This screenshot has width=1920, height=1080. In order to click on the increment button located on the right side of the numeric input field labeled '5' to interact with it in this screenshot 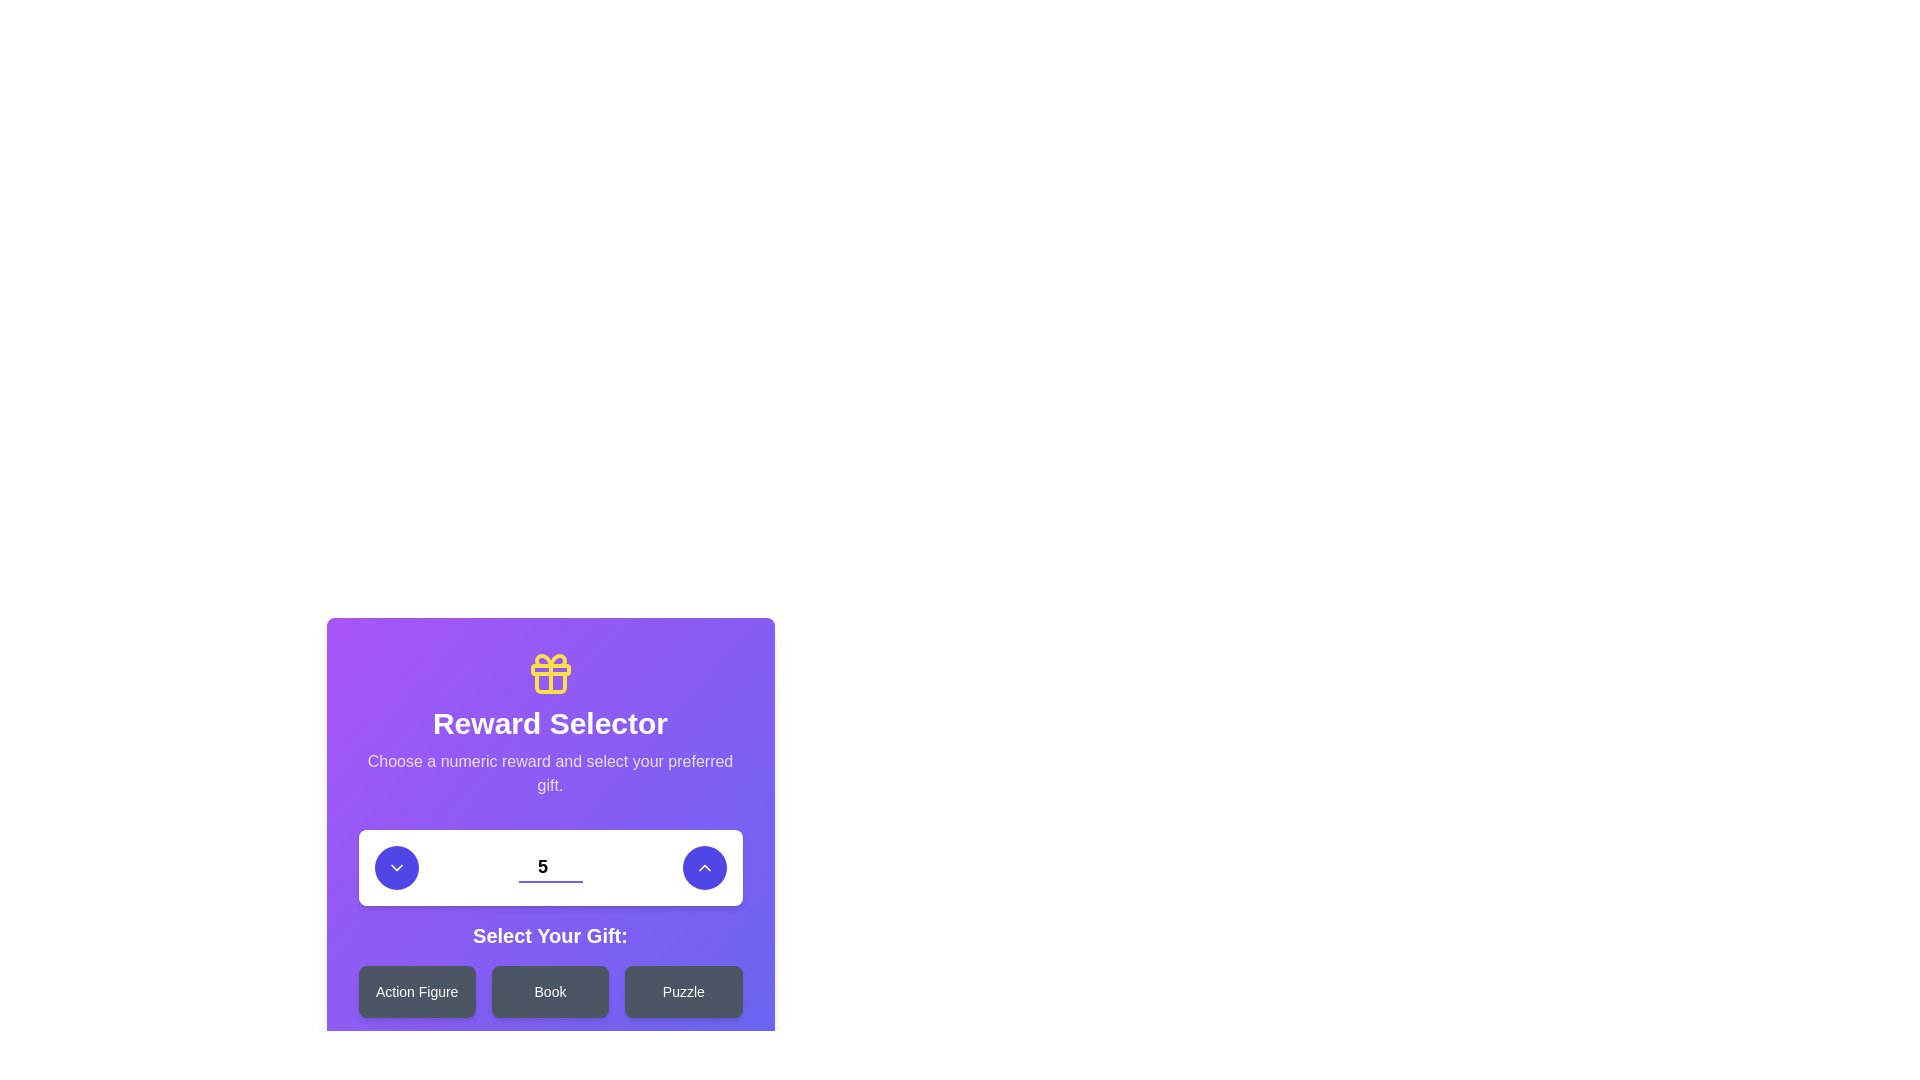, I will do `click(704, 866)`.